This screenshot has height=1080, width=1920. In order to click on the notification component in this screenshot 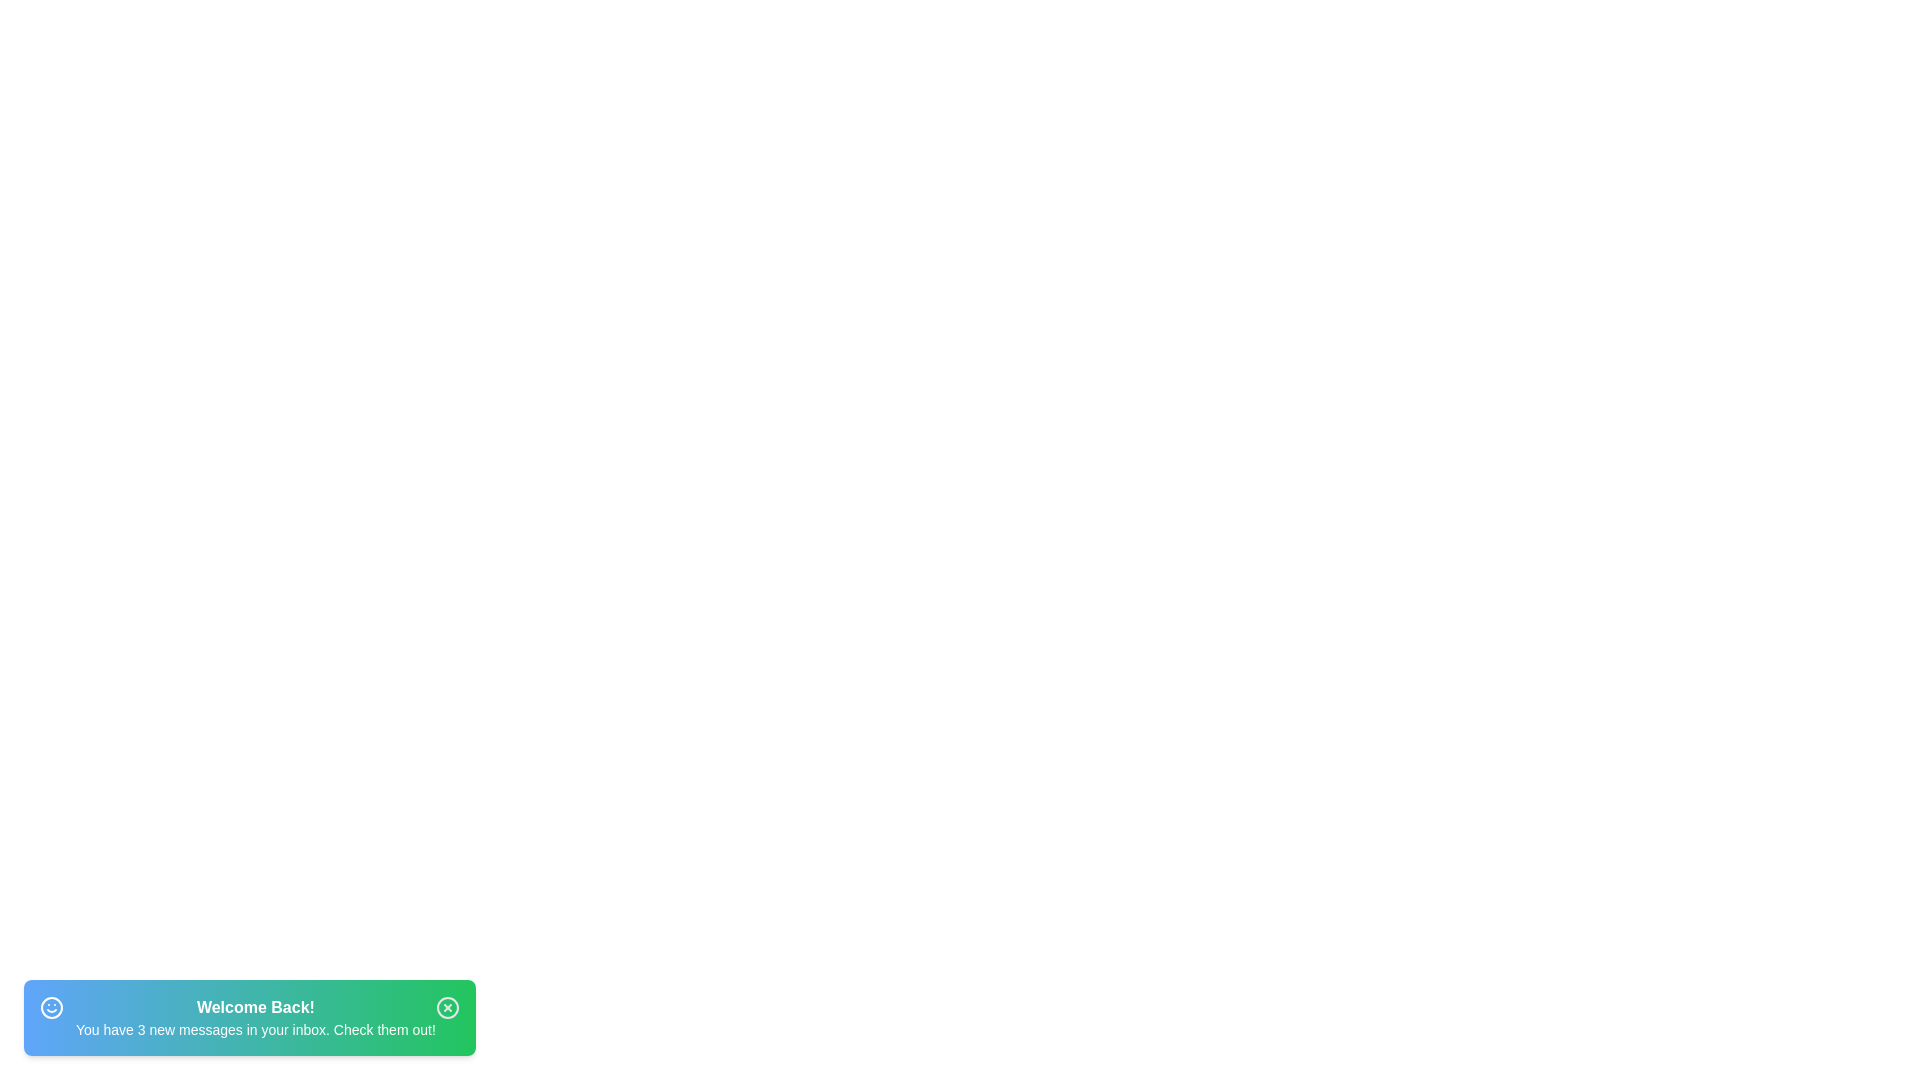, I will do `click(248, 1018)`.